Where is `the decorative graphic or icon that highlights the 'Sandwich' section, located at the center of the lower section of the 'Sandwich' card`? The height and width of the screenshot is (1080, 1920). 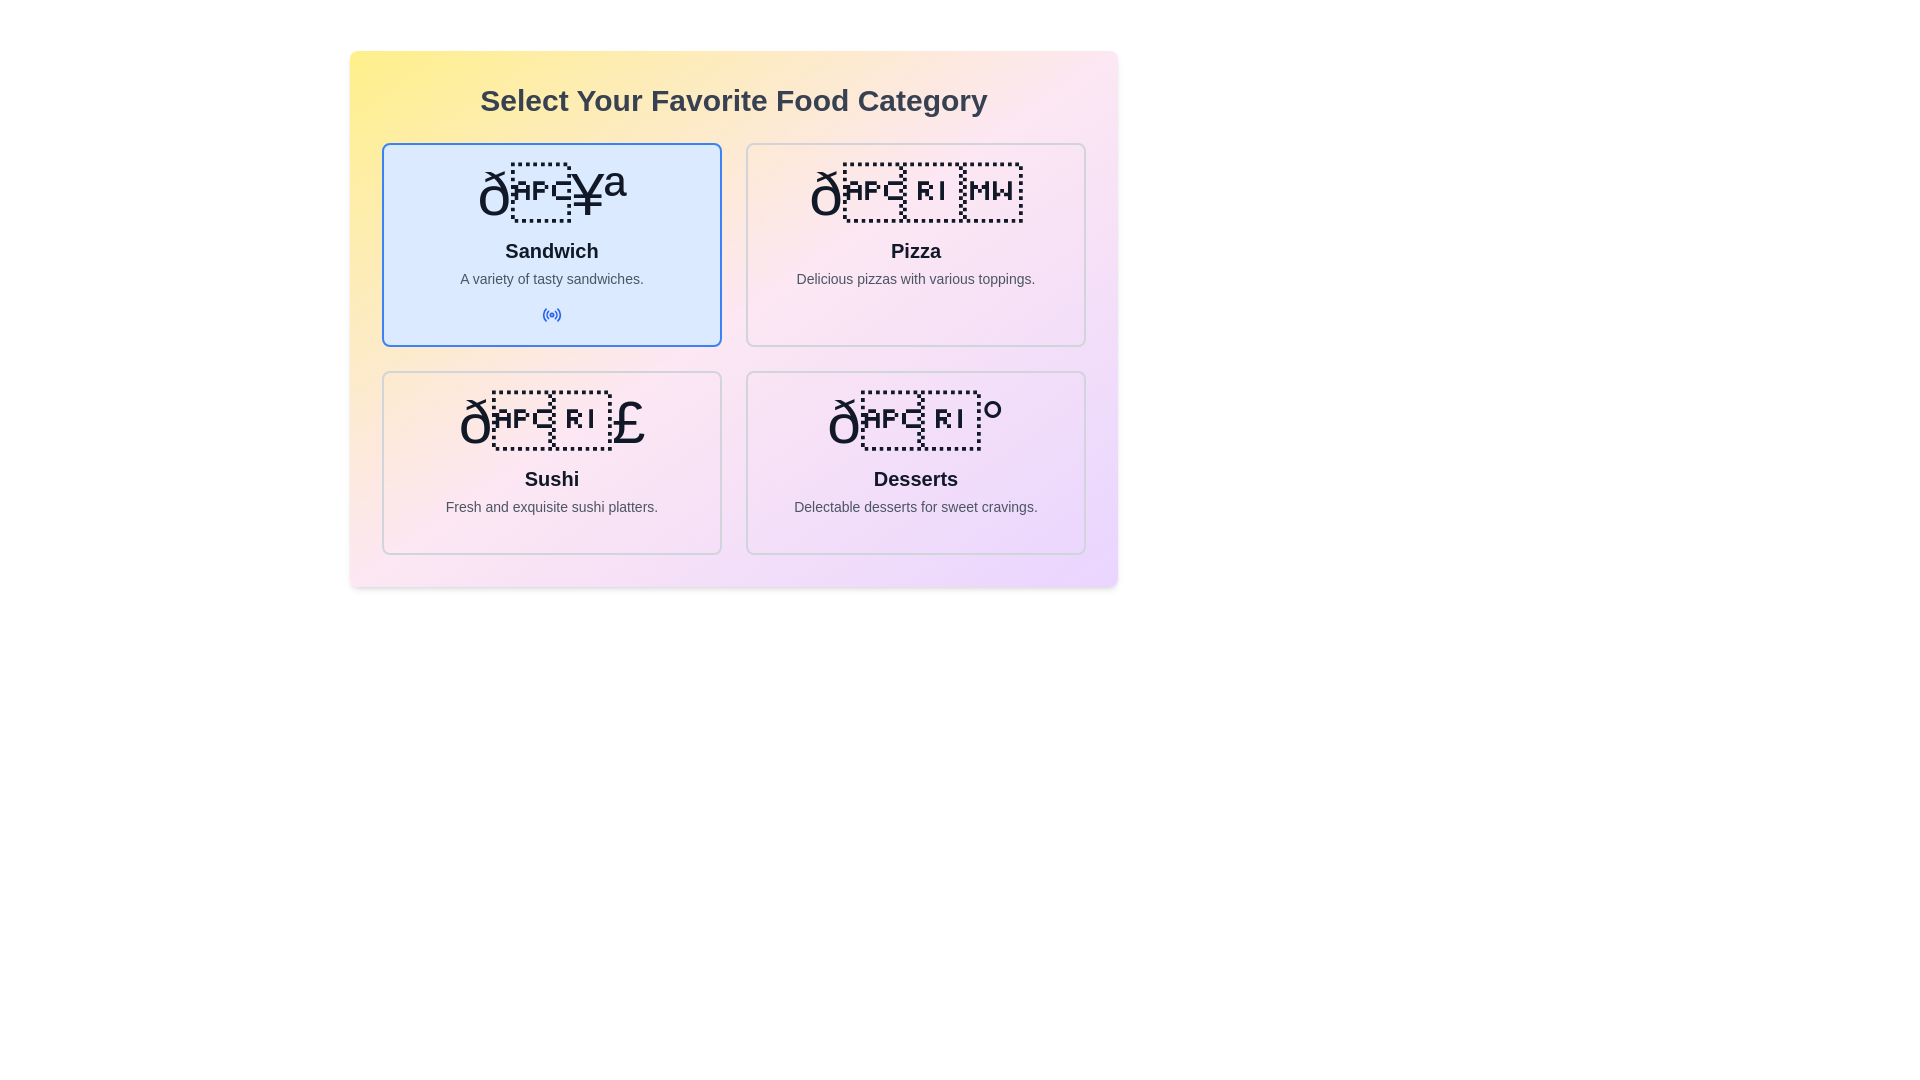 the decorative graphic or icon that highlights the 'Sandwich' section, located at the center of the lower section of the 'Sandwich' card is located at coordinates (552, 315).